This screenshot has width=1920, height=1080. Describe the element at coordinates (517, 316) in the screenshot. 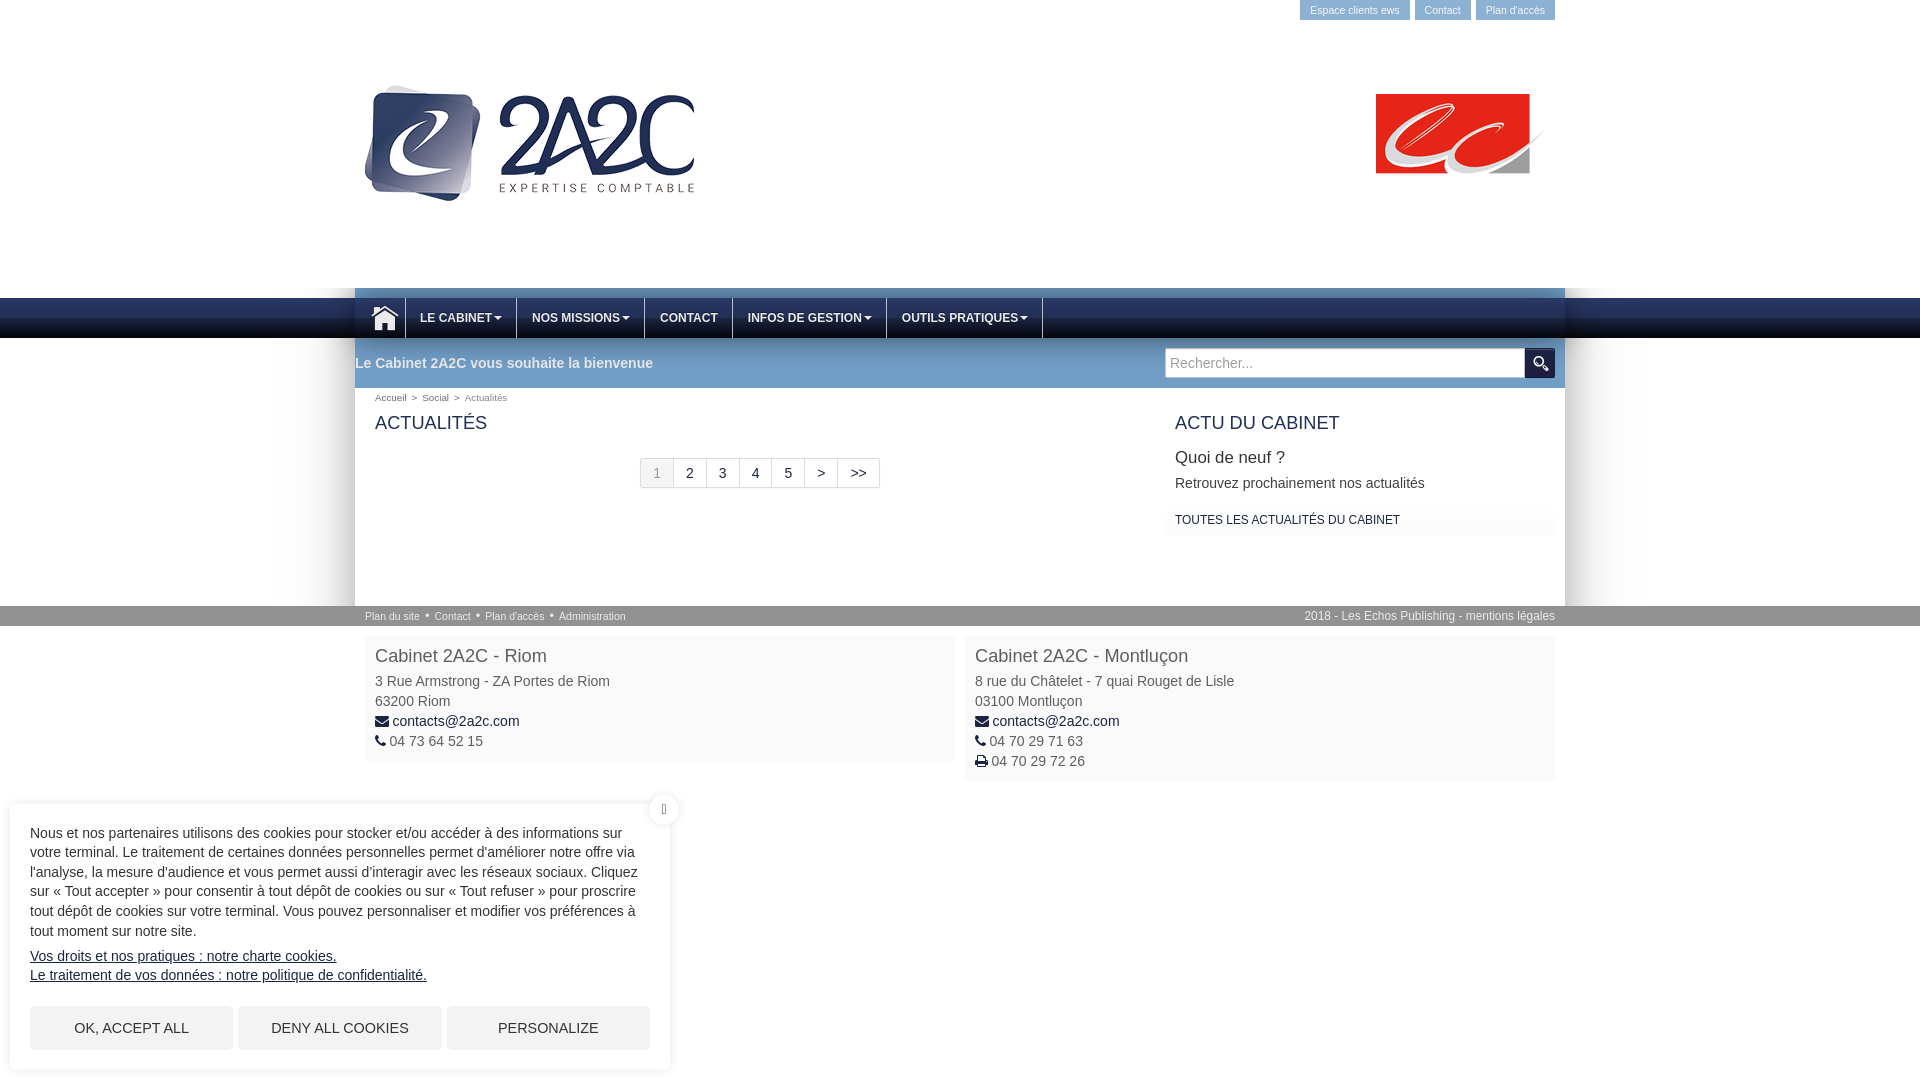

I see `'NOS MISSIONS'` at that location.